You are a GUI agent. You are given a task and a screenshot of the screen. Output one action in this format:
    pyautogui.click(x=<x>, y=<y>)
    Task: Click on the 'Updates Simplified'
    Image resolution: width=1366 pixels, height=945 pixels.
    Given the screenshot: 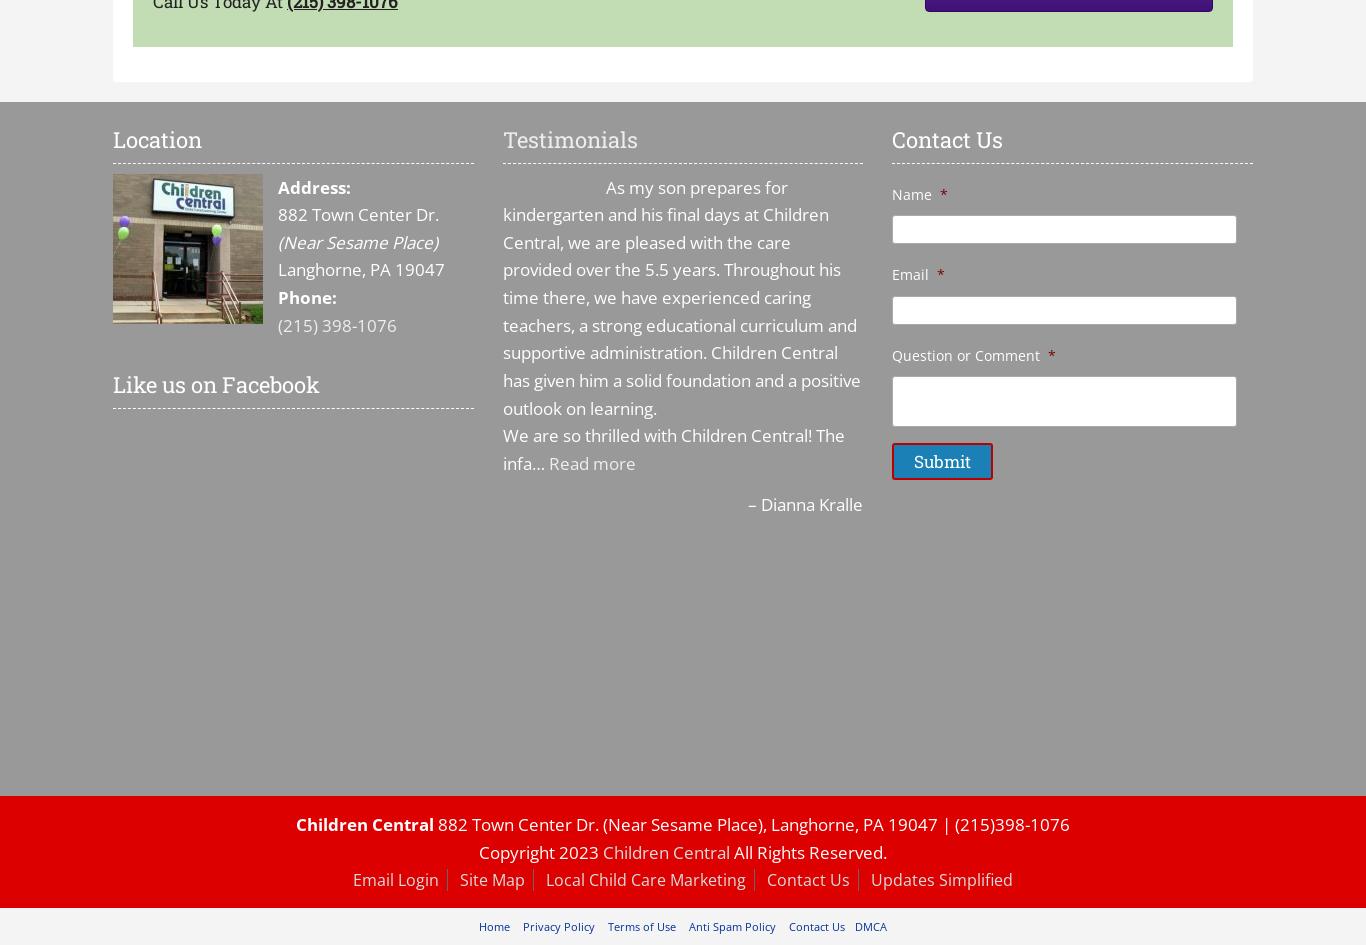 What is the action you would take?
    pyautogui.click(x=941, y=878)
    